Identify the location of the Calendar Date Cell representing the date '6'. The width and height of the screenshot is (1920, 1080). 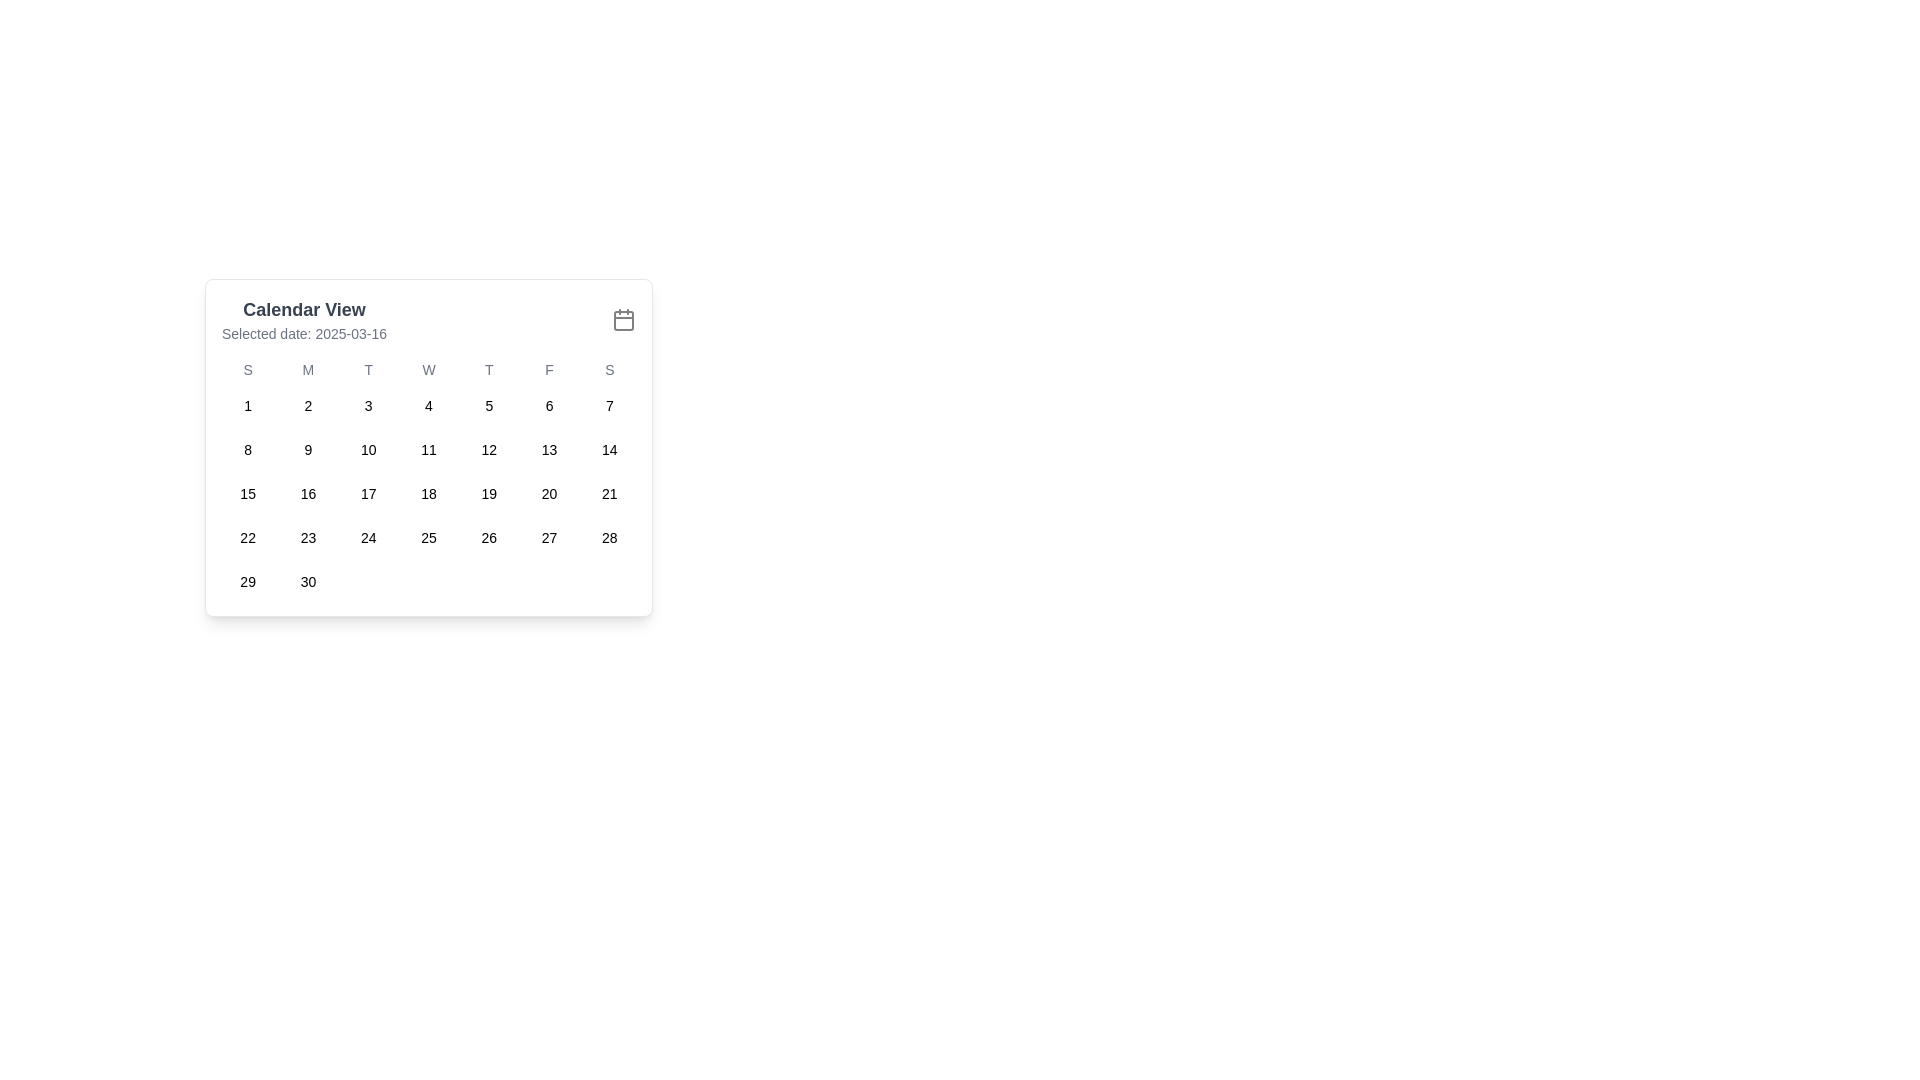
(549, 405).